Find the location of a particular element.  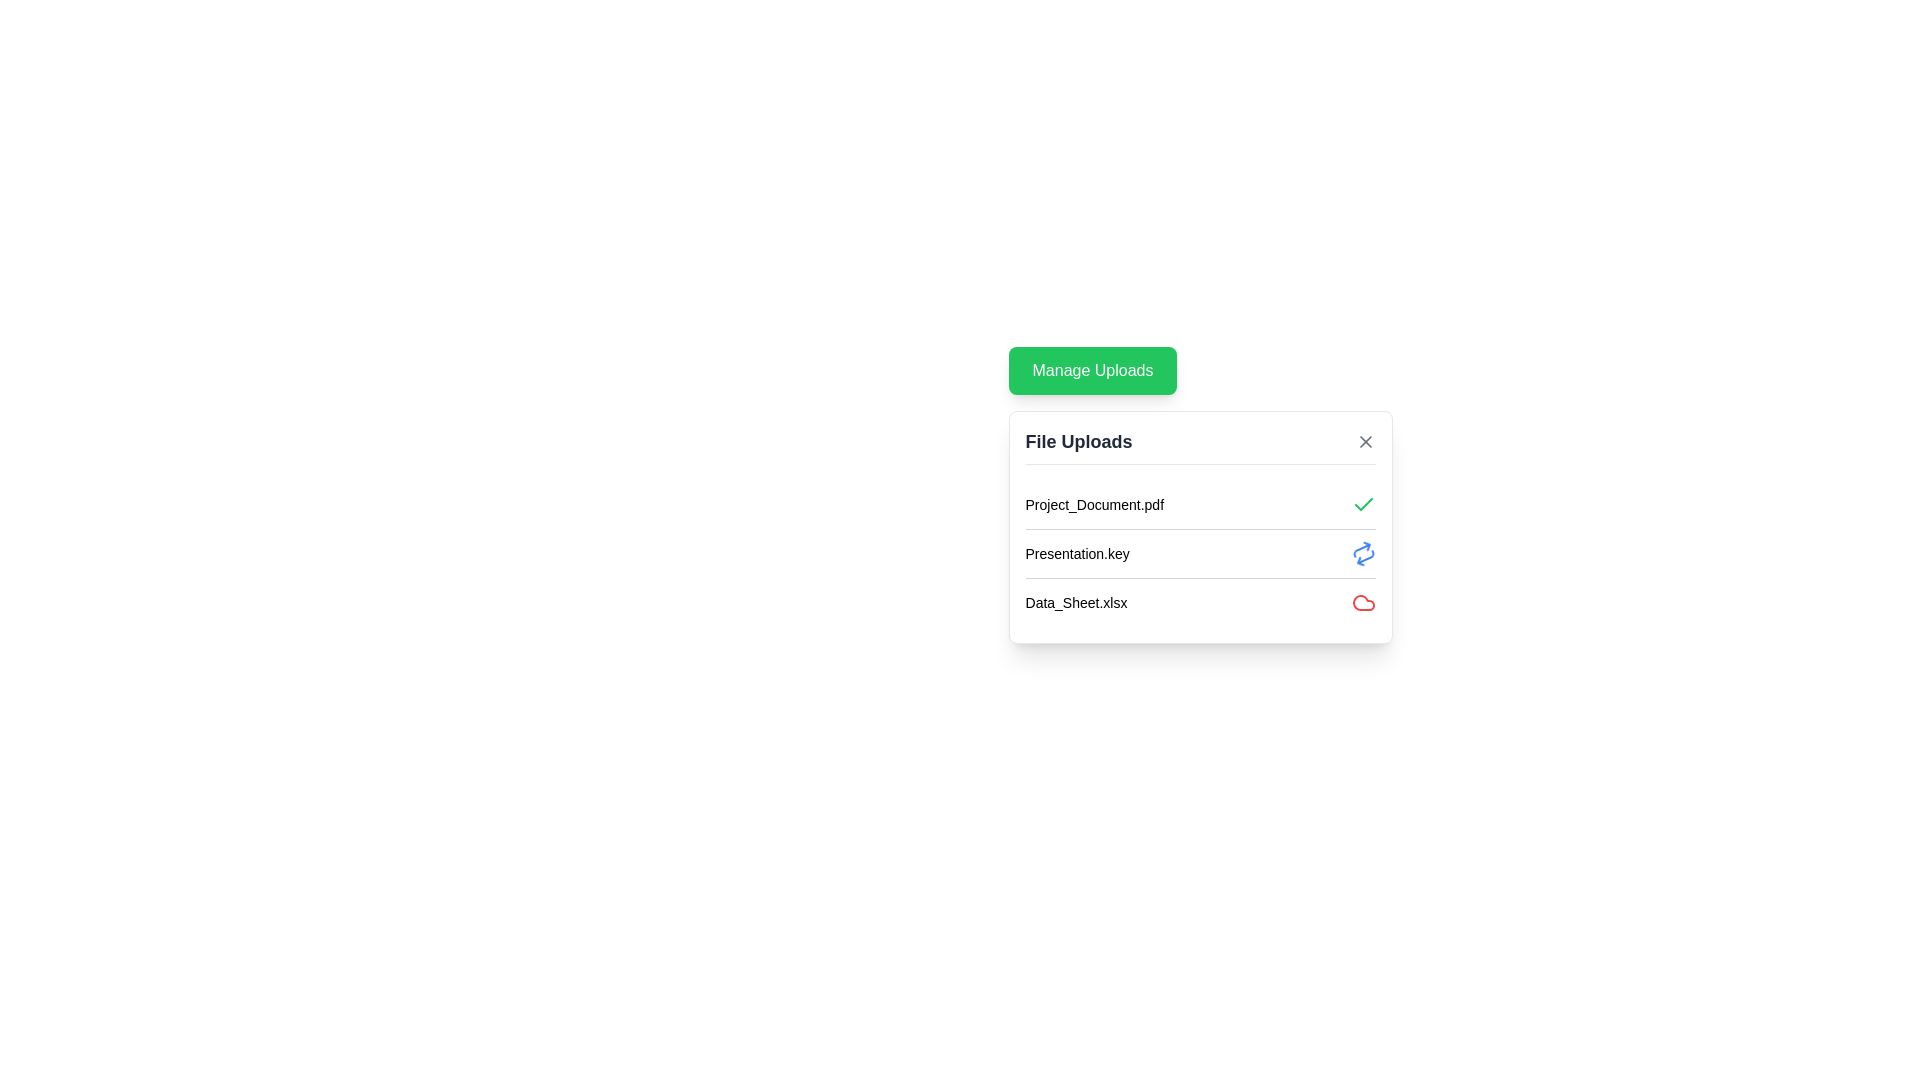

the action icon related to the uploaded file 'Data_Sheet.xlsx', which is positioned in the last row of the file upload list, to the far right of the row is located at coordinates (1362, 601).